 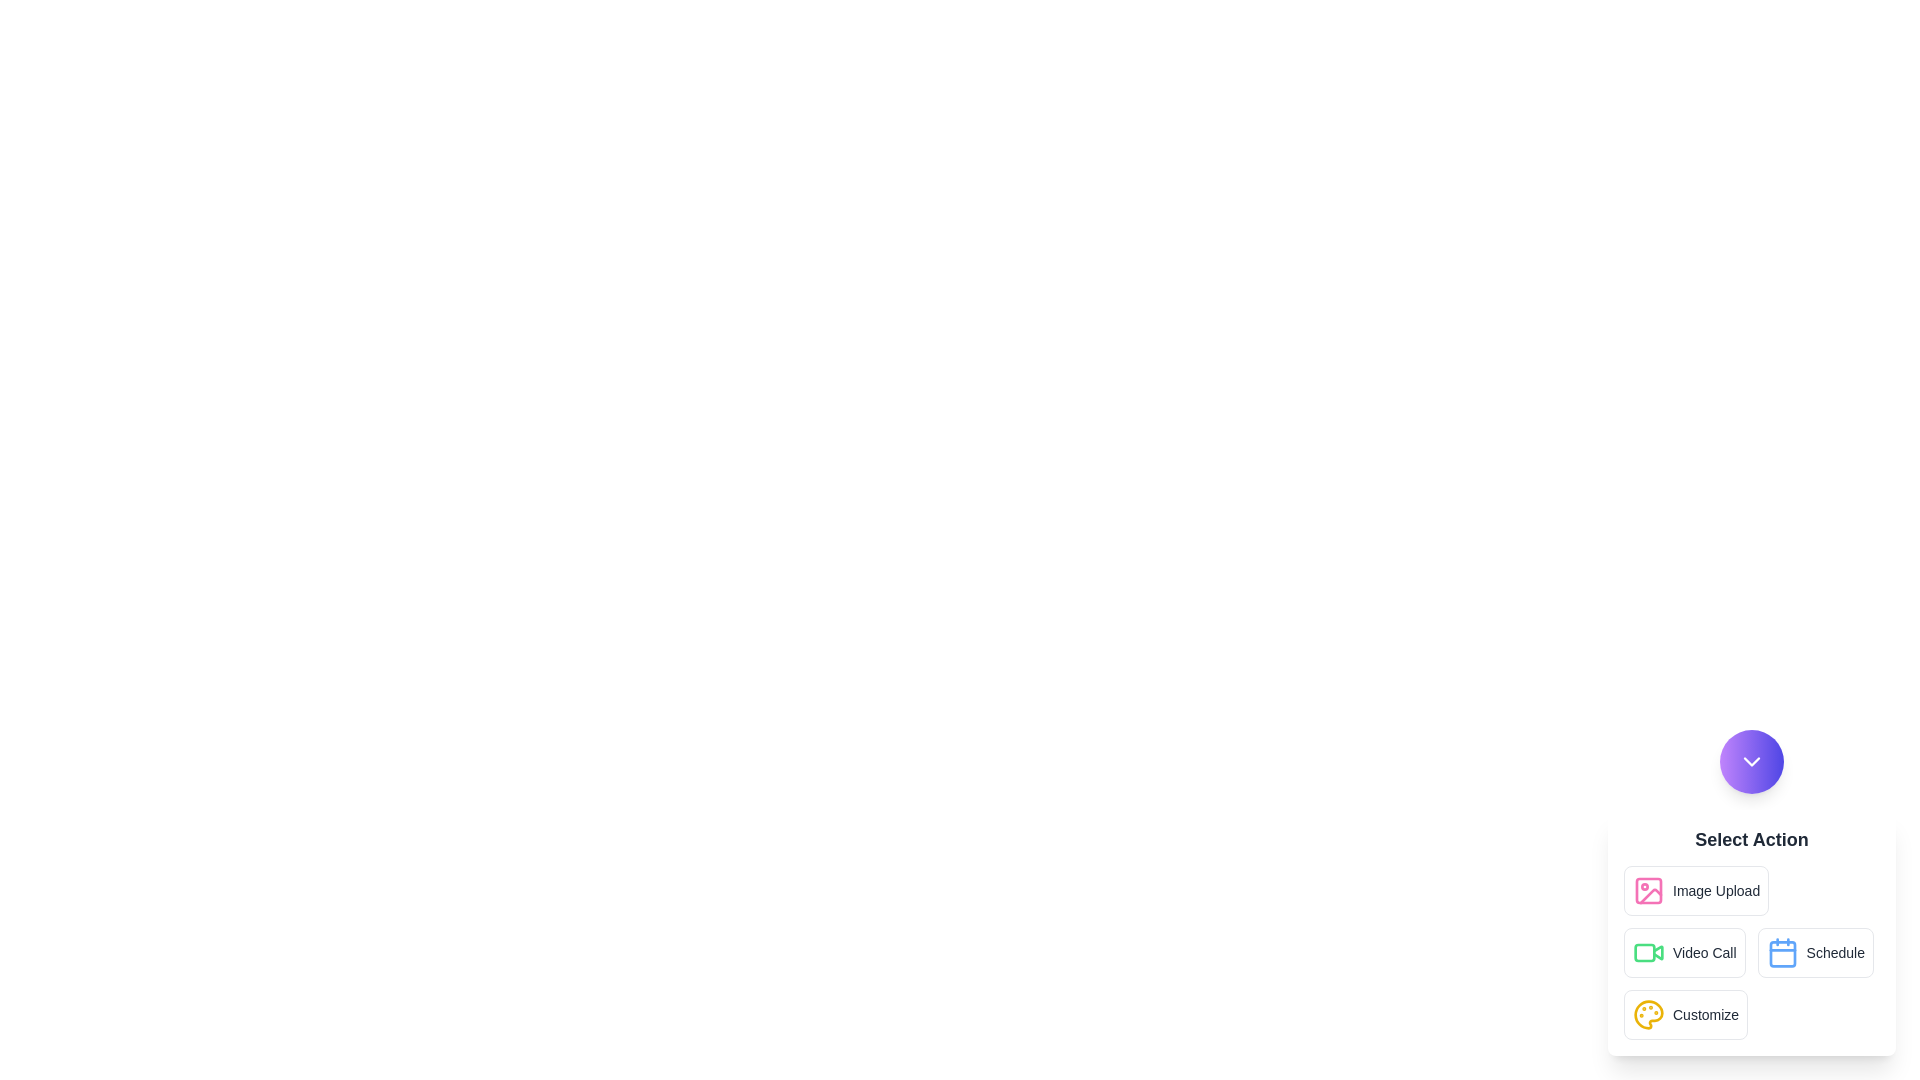 I want to click on the second button in the grid layout that launches the video call feature, so click(x=1683, y=951).